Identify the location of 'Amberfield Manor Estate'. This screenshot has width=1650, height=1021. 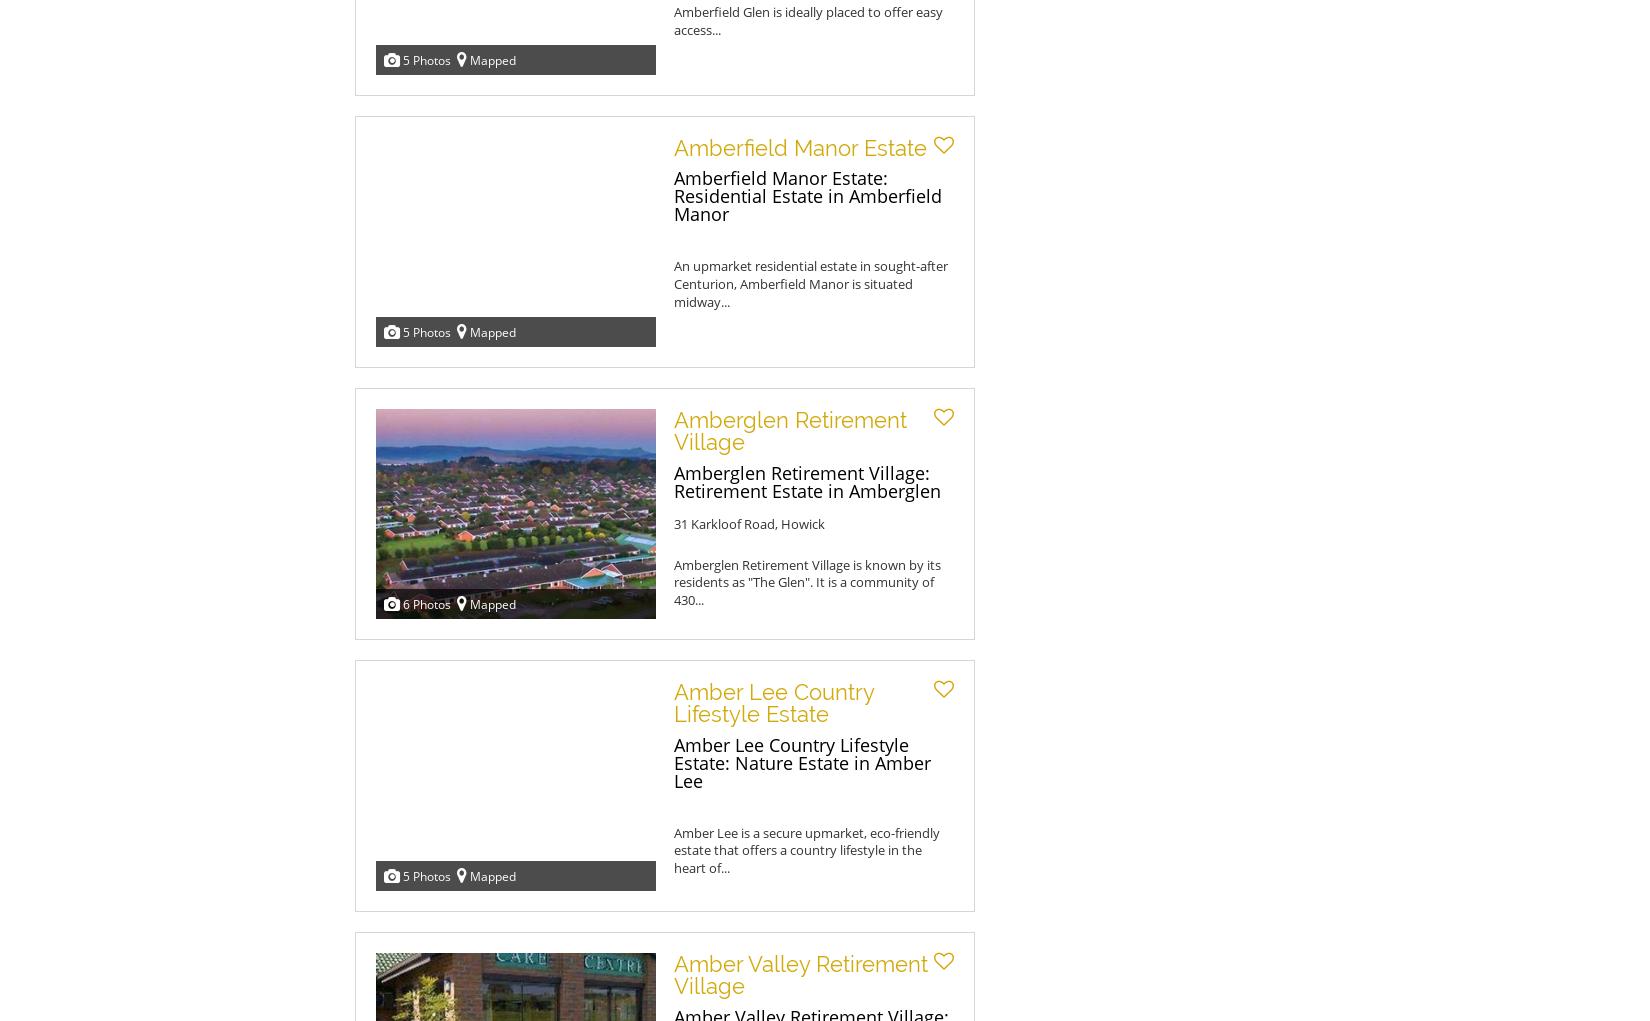
(673, 148).